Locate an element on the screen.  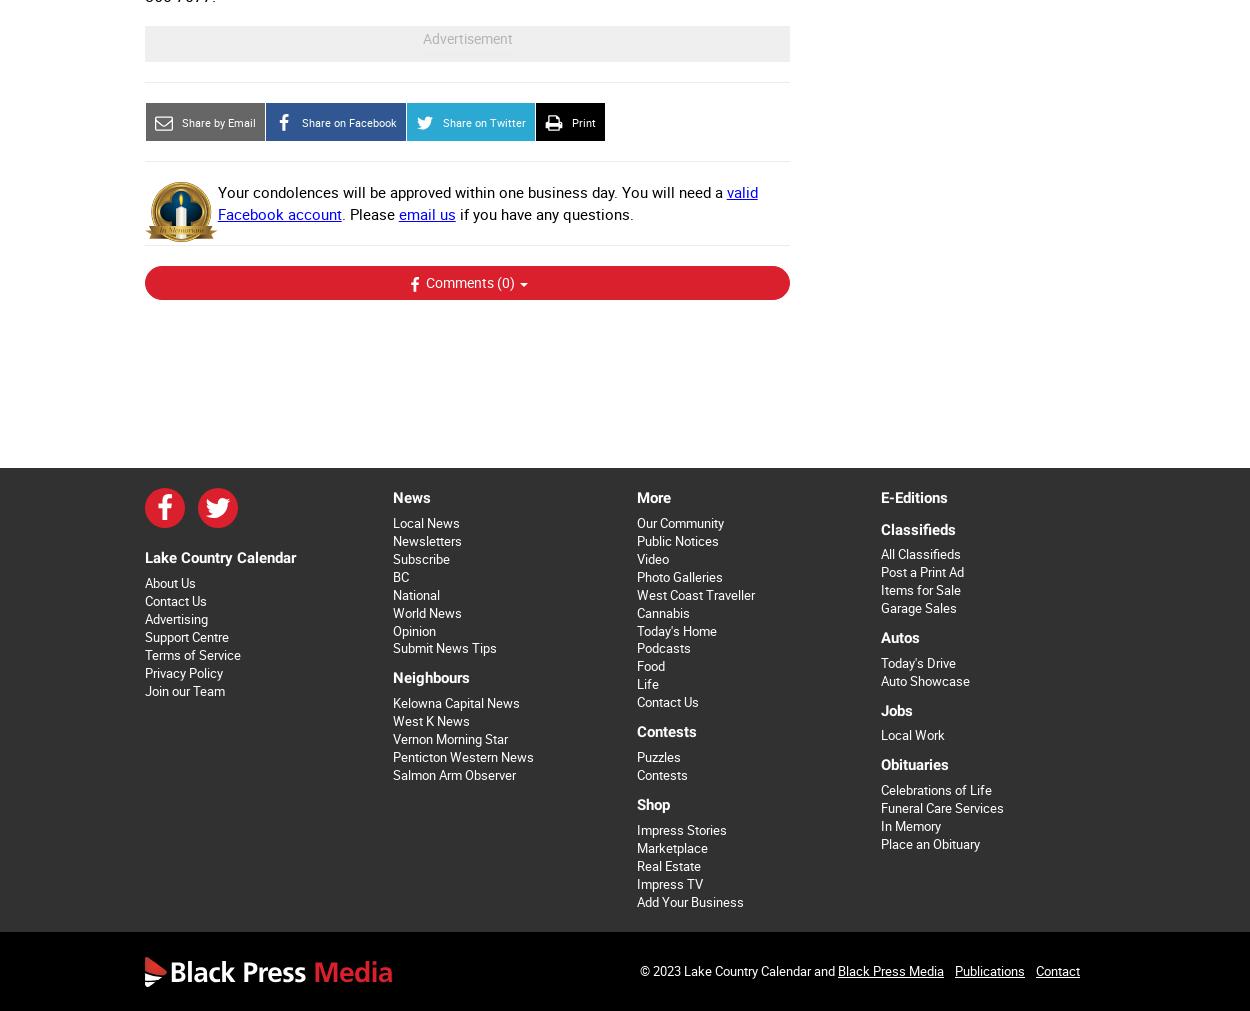
'Kelowna Capital News' is located at coordinates (454, 702).